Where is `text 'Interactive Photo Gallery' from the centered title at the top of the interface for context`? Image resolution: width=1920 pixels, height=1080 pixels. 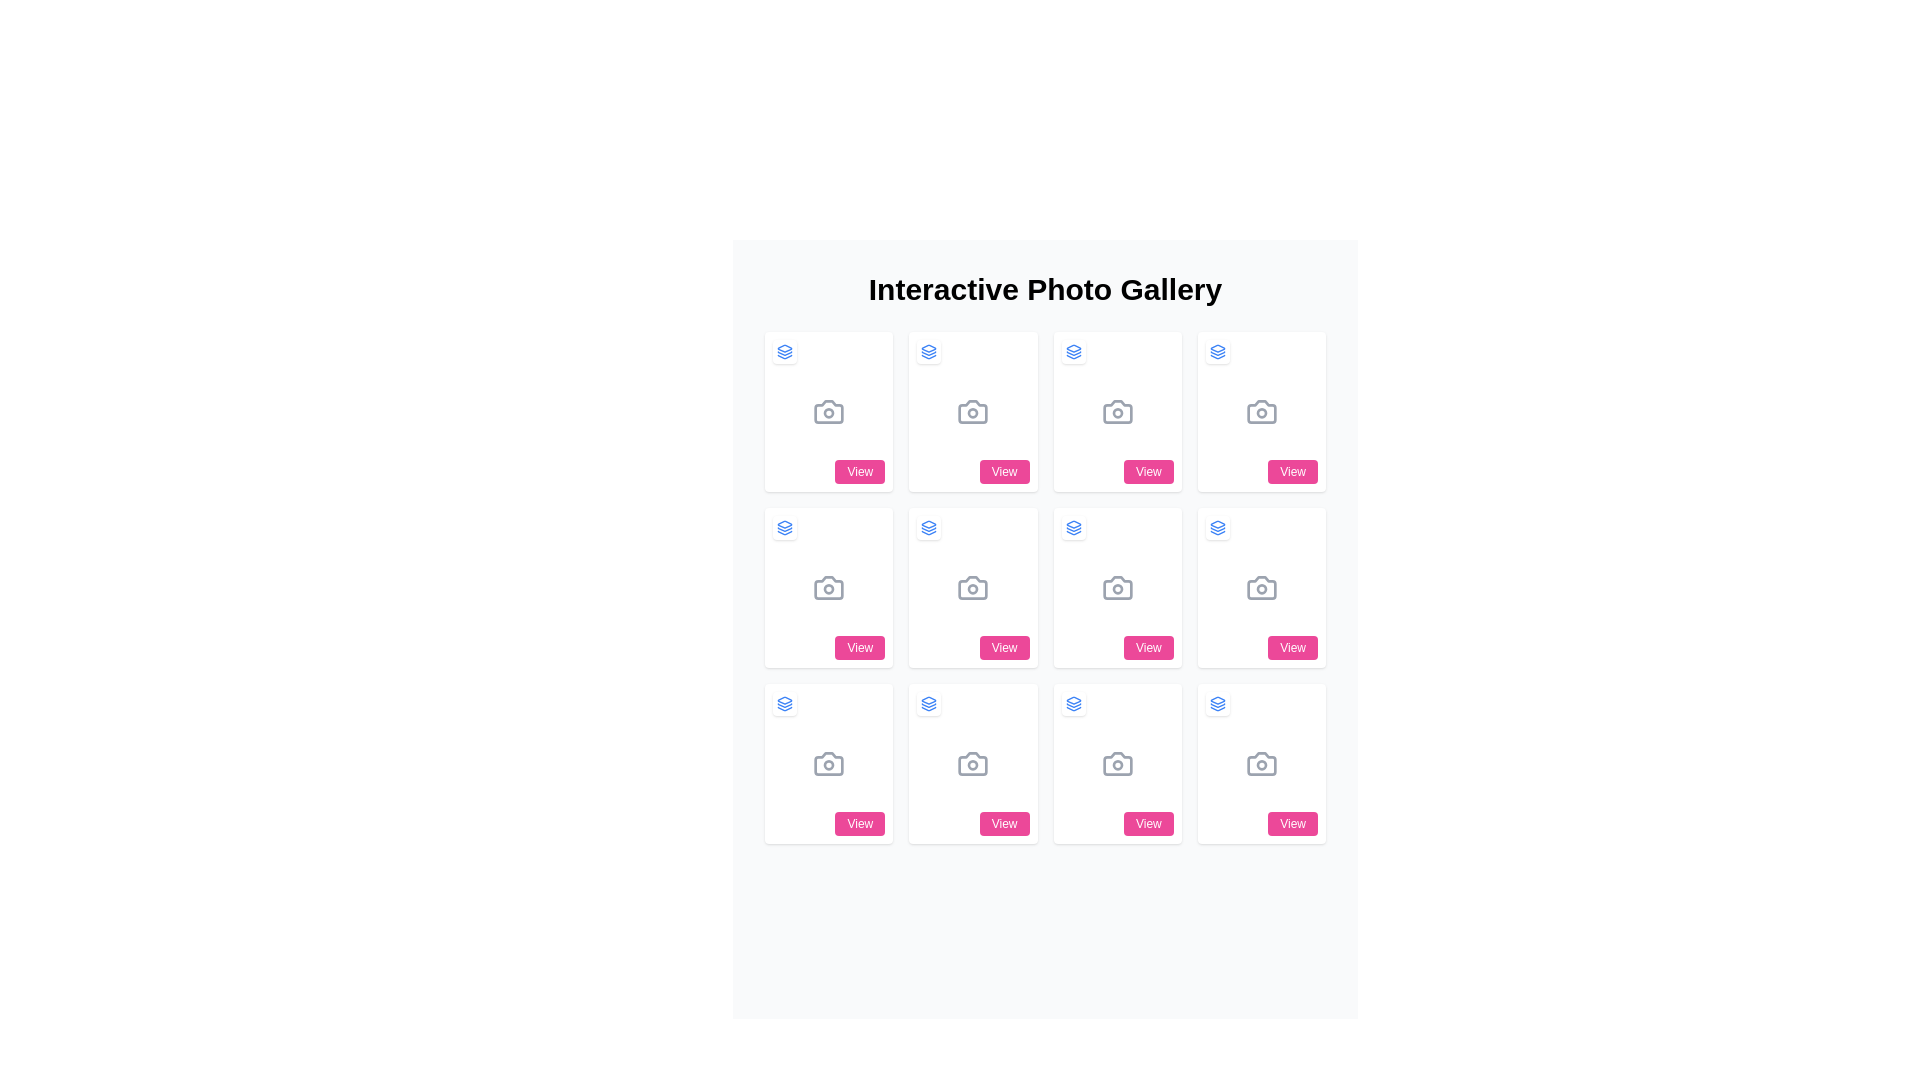
text 'Interactive Photo Gallery' from the centered title at the top of the interface for context is located at coordinates (1044, 289).